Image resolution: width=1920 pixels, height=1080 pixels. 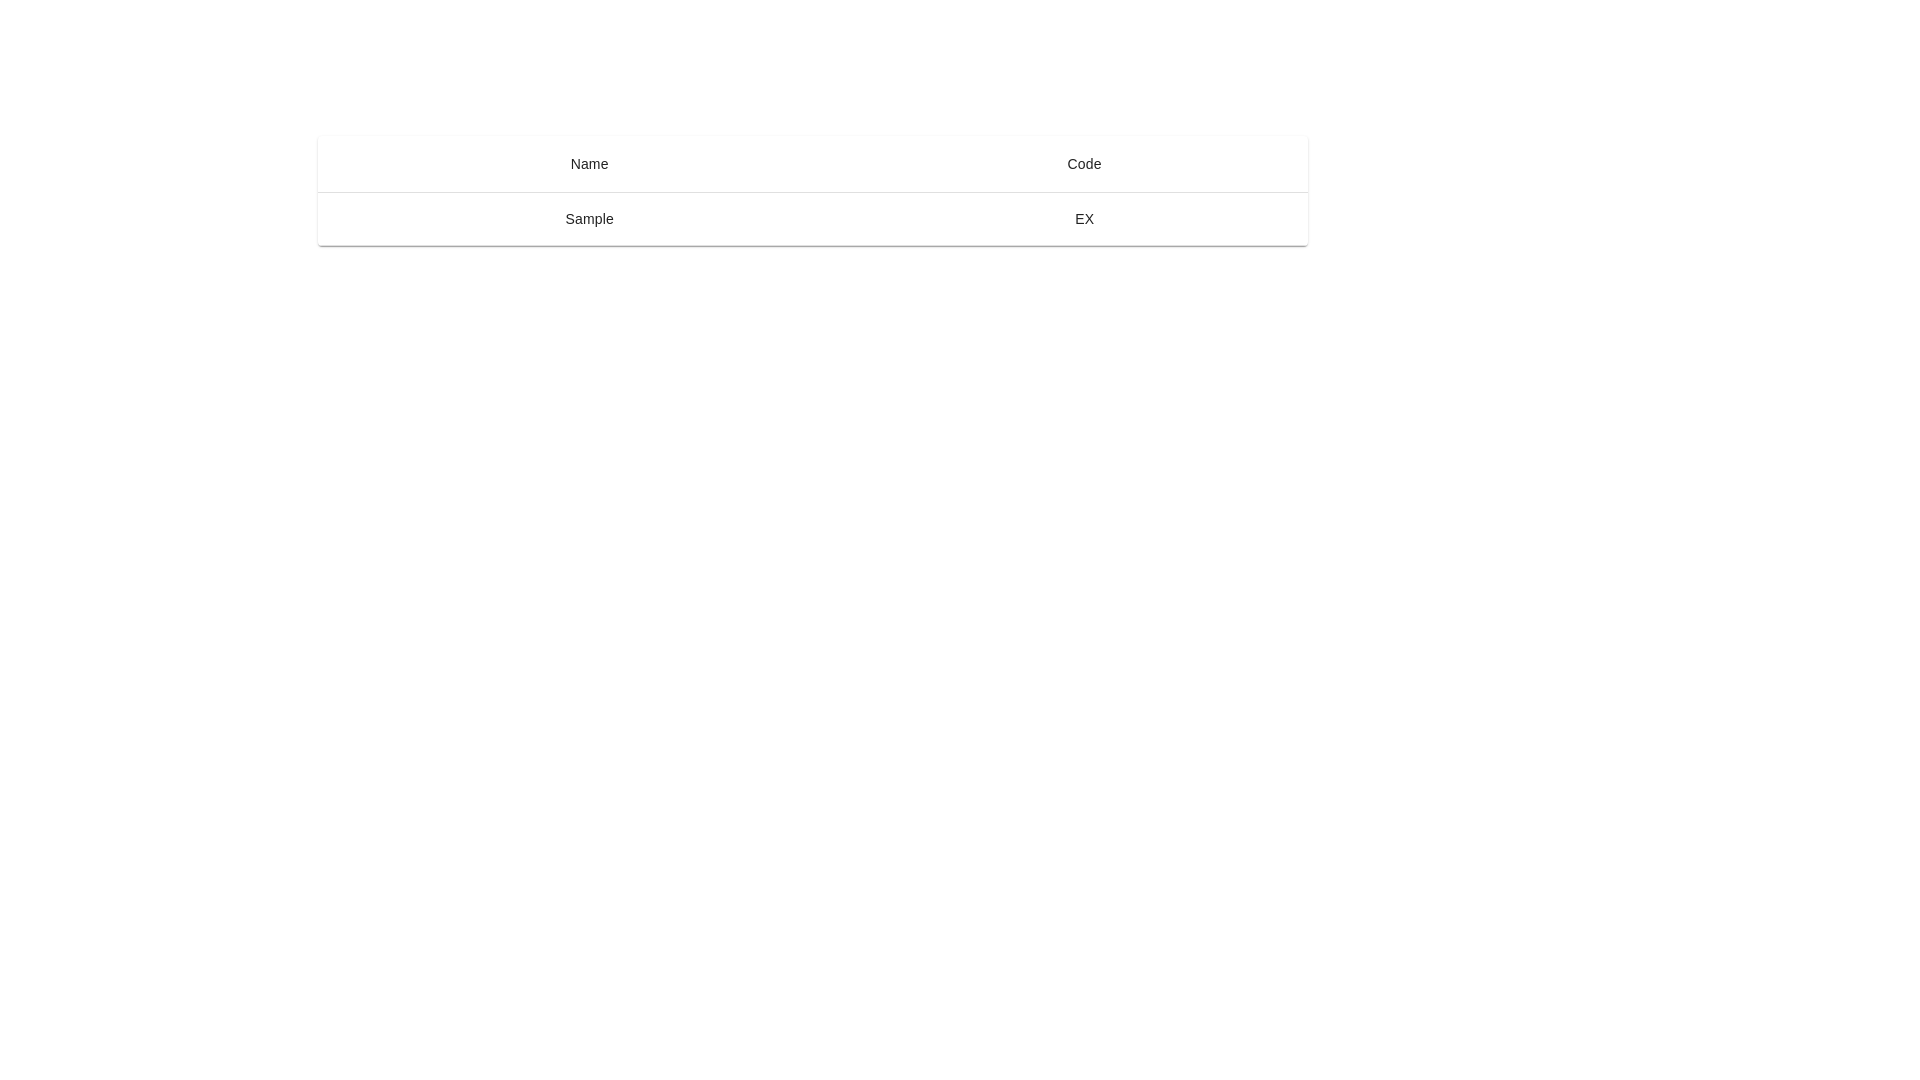 What do you see at coordinates (1083, 219) in the screenshot?
I see `the table cell displaying the text 'EX', which is the second cell in the row, located to the right of the 'Sample' cell` at bounding box center [1083, 219].